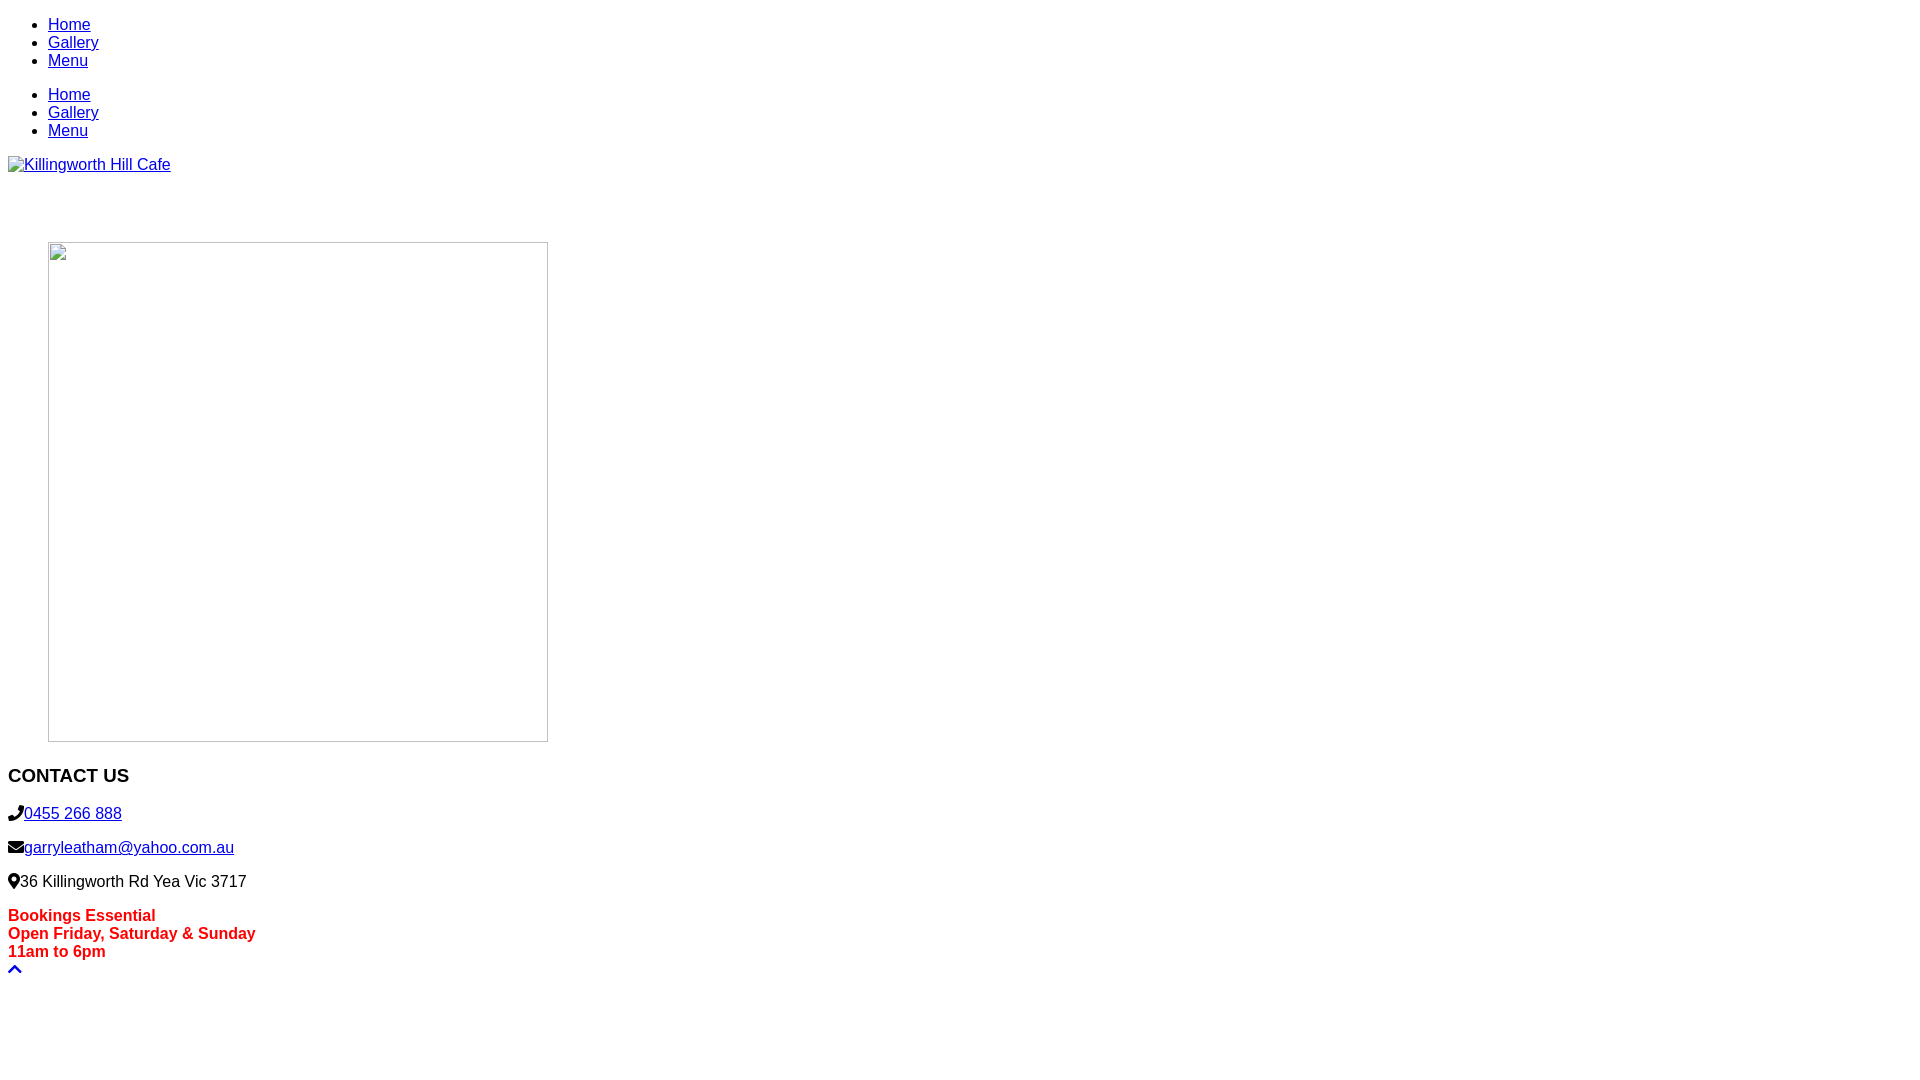  What do you see at coordinates (48, 59) in the screenshot?
I see `'Menu'` at bounding box center [48, 59].